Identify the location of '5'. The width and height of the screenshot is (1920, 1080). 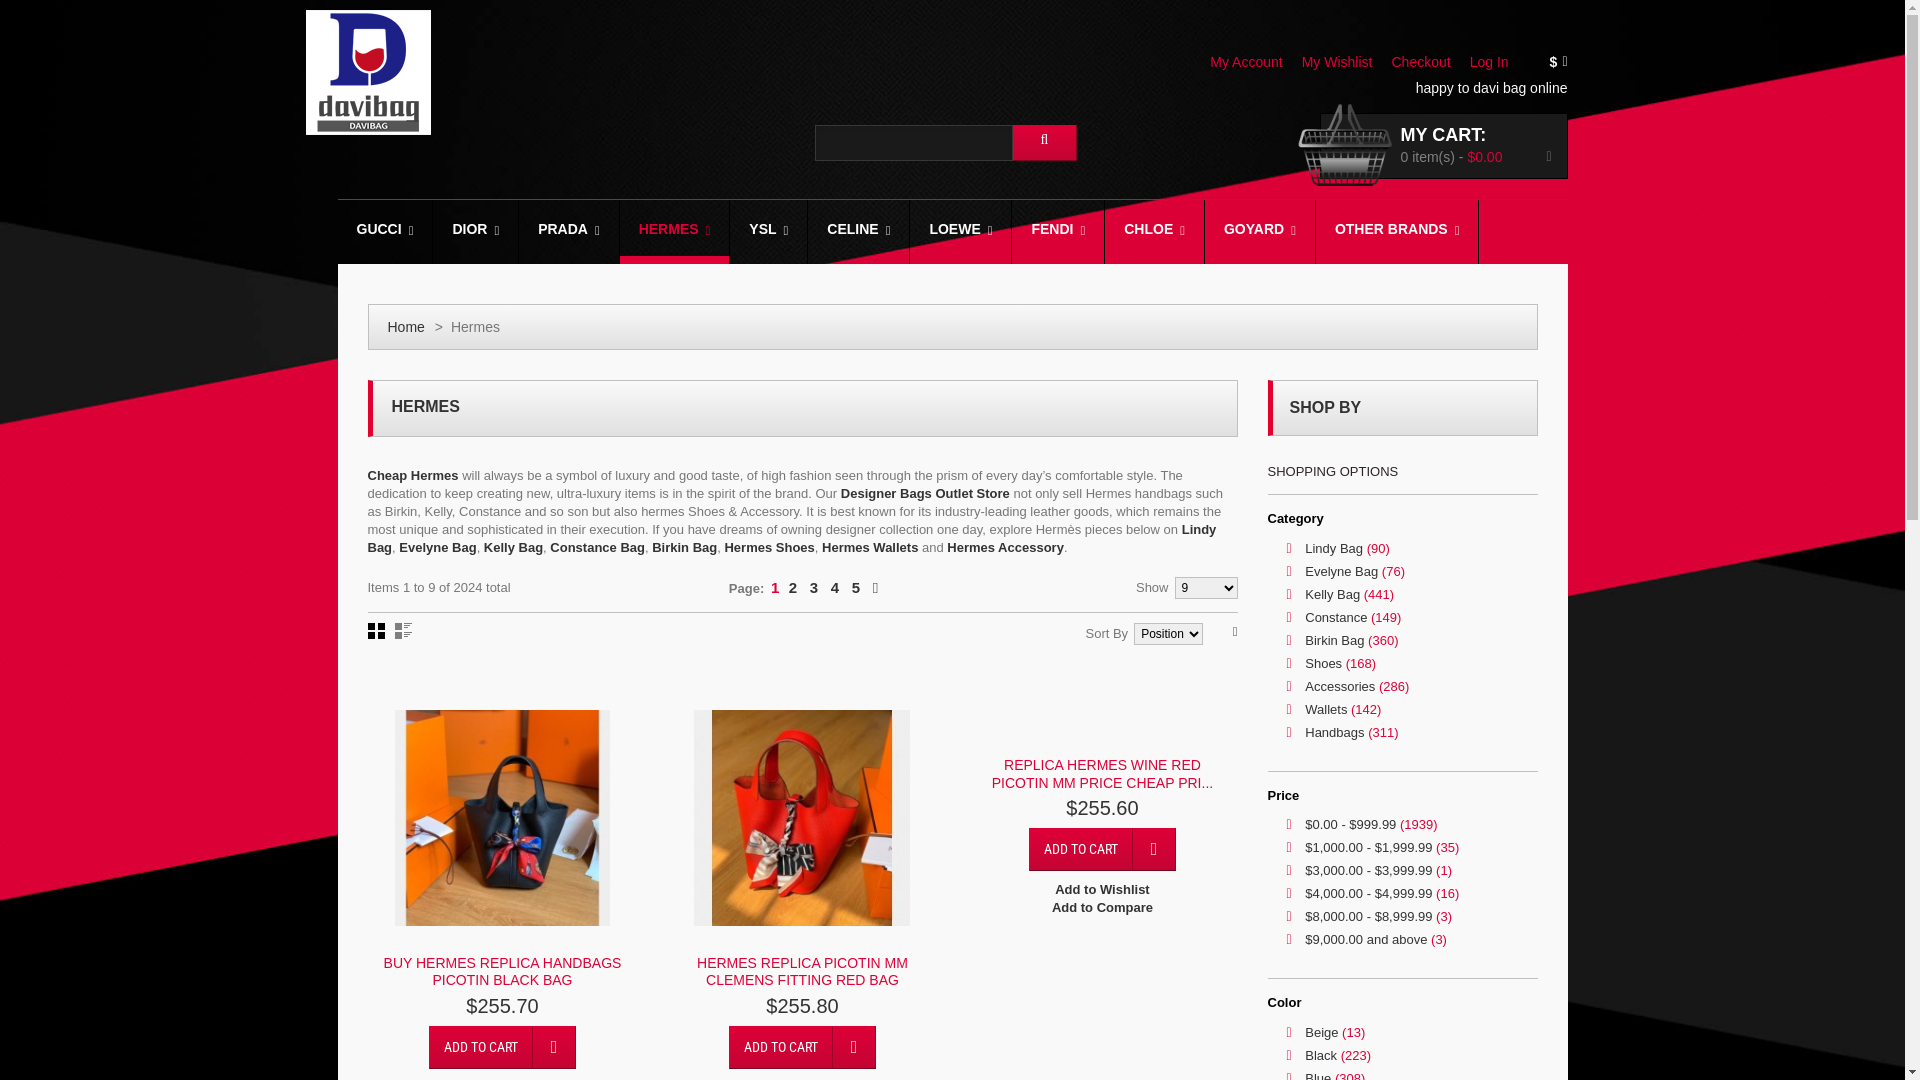
(849, 586).